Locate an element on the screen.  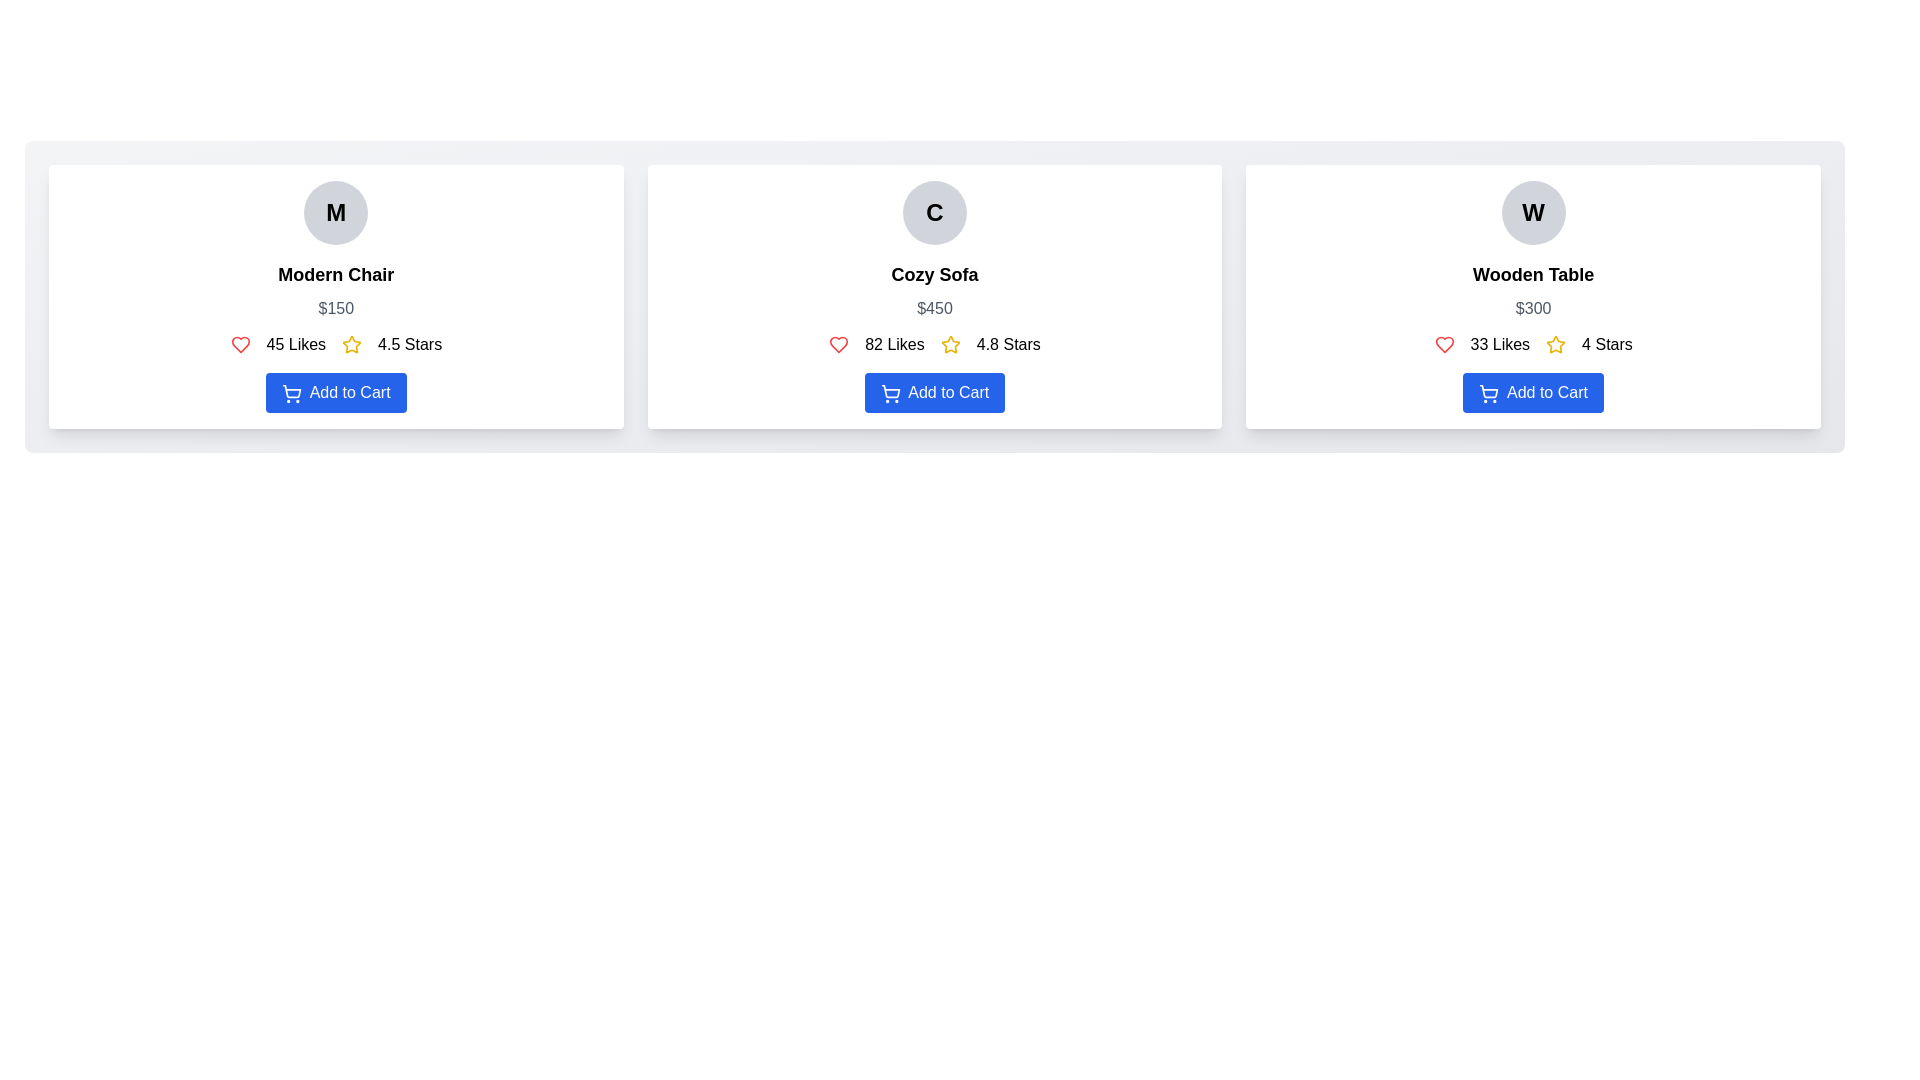
the yellow star-shaped icon next to the text '4.8 Stars' in the second product card to interact with the rating feature is located at coordinates (949, 343).